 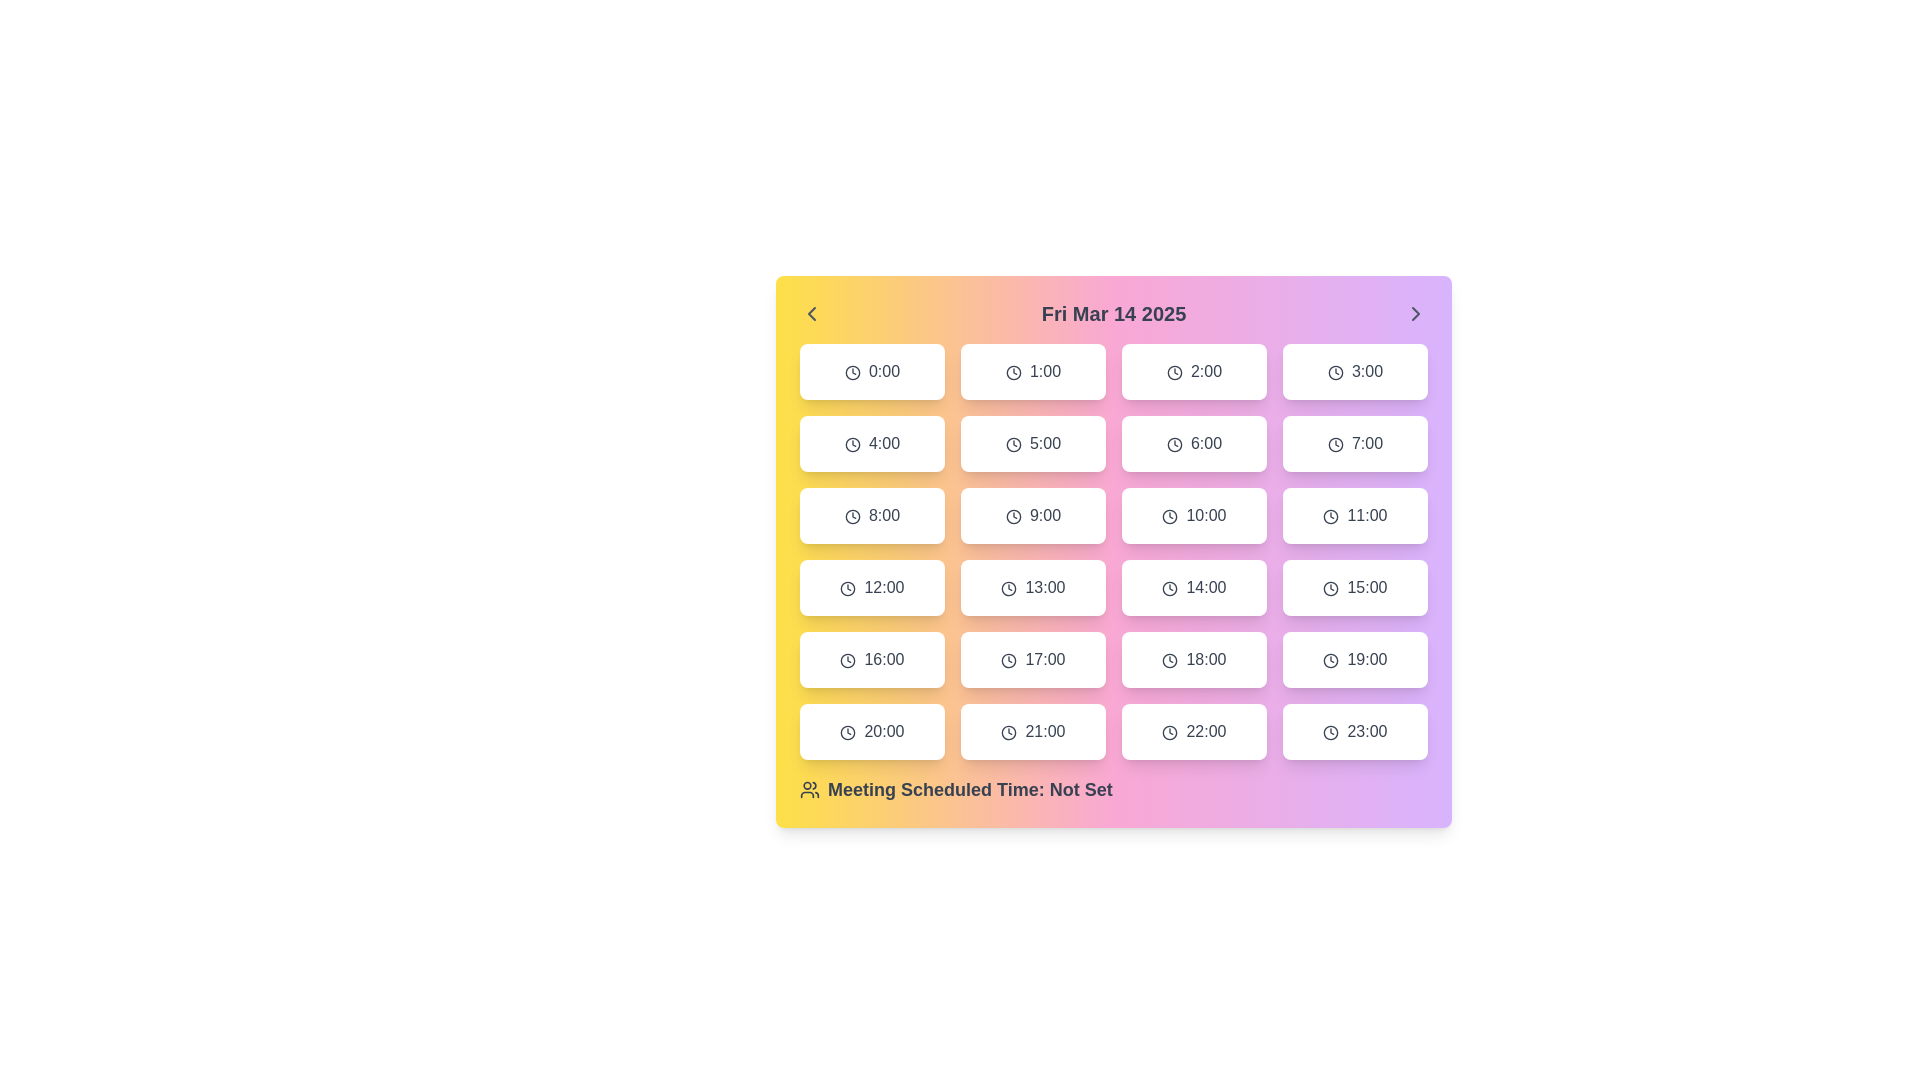 I want to click on the rectangular button with a white background, rounded corners, a clock icon, and the text '6:00', so click(x=1194, y=442).